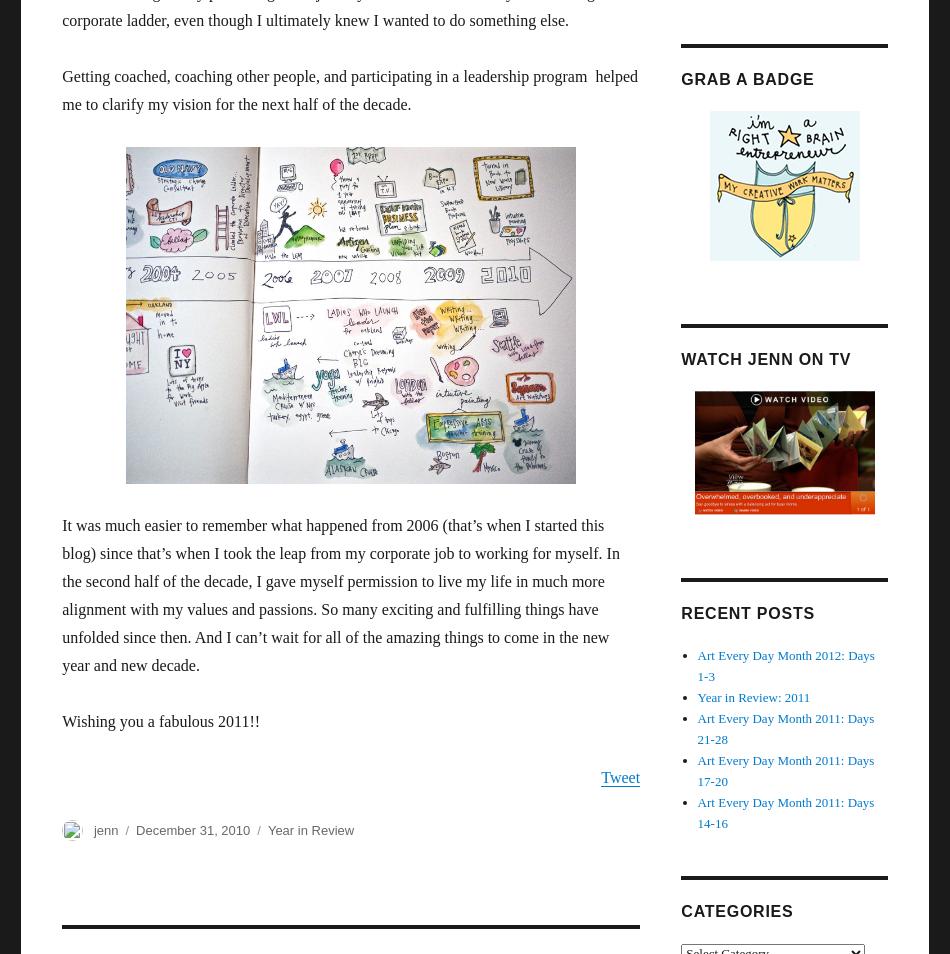  I want to click on 'Grab a Badge', so click(746, 77).